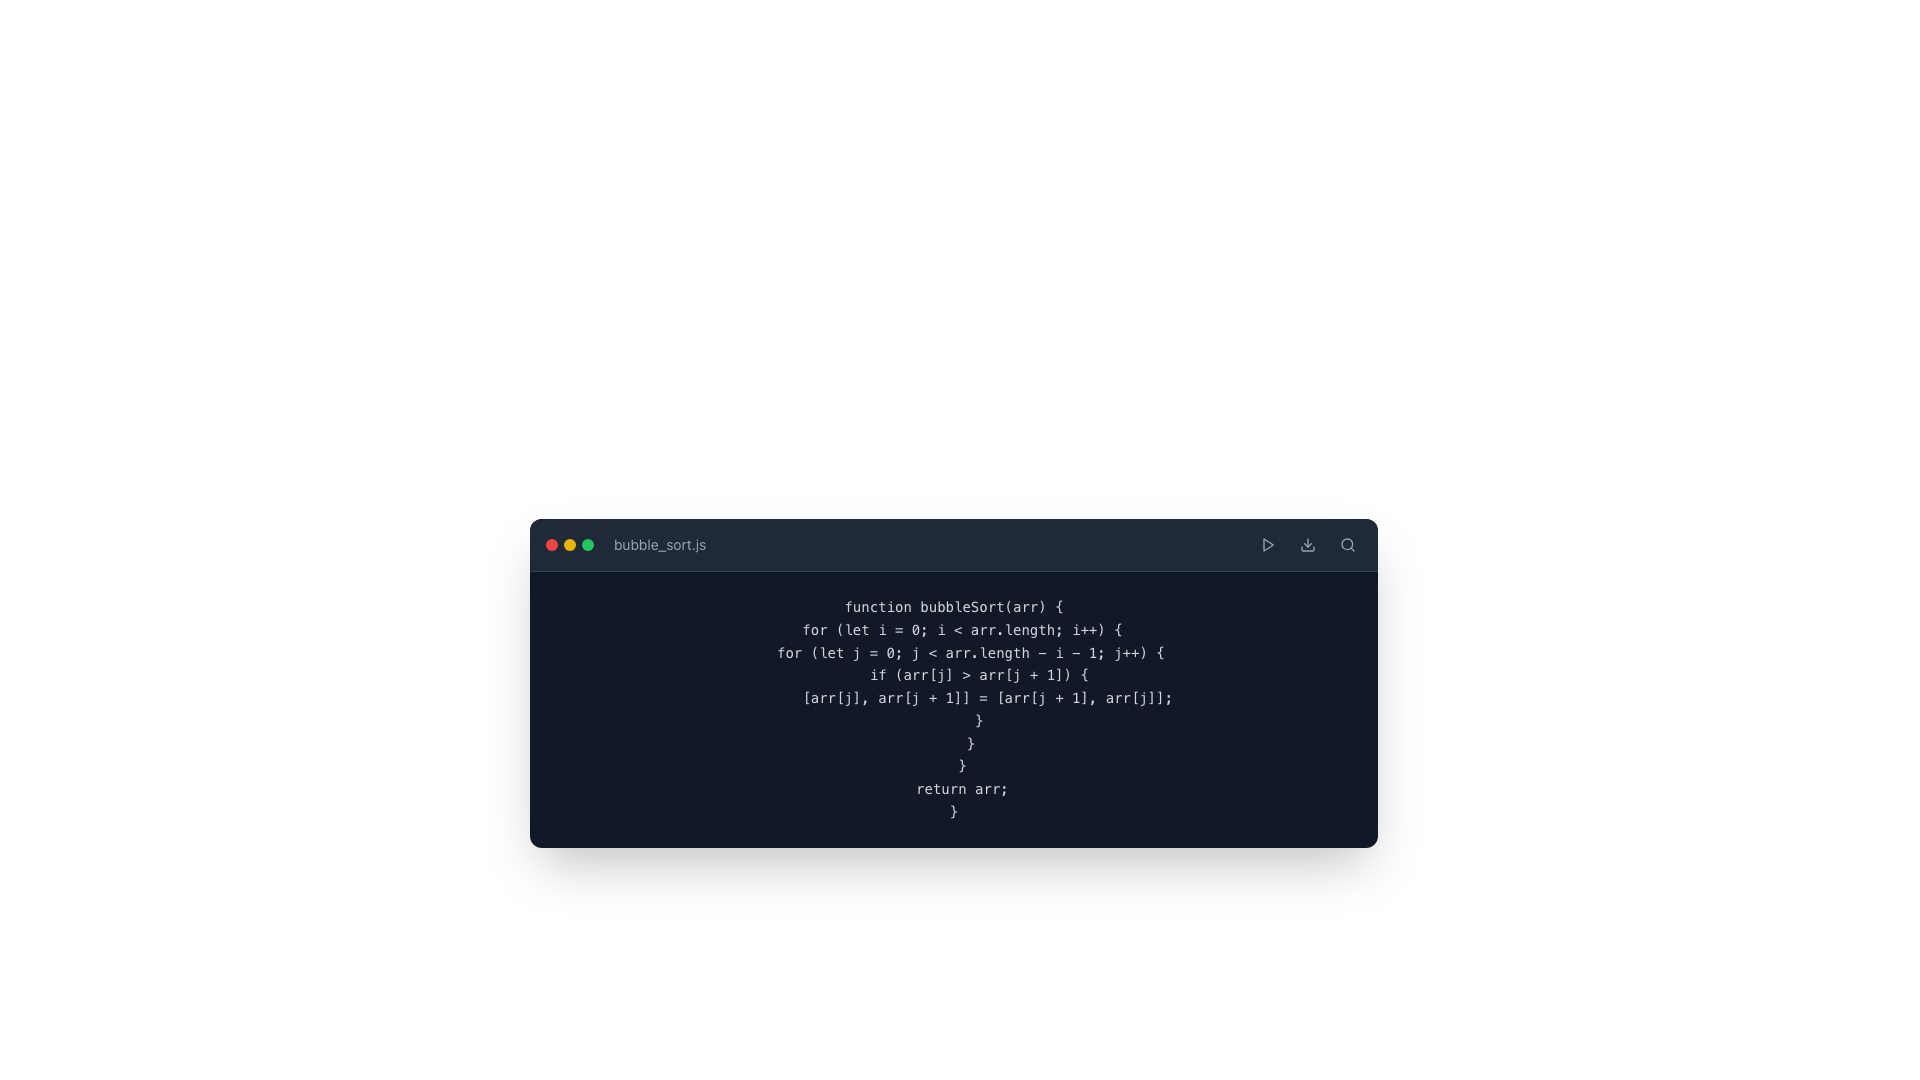 The width and height of the screenshot is (1920, 1080). What do you see at coordinates (569, 544) in the screenshot?
I see `the yellow circle of the grouped interactive icons located in the header bar to minimize the window` at bounding box center [569, 544].